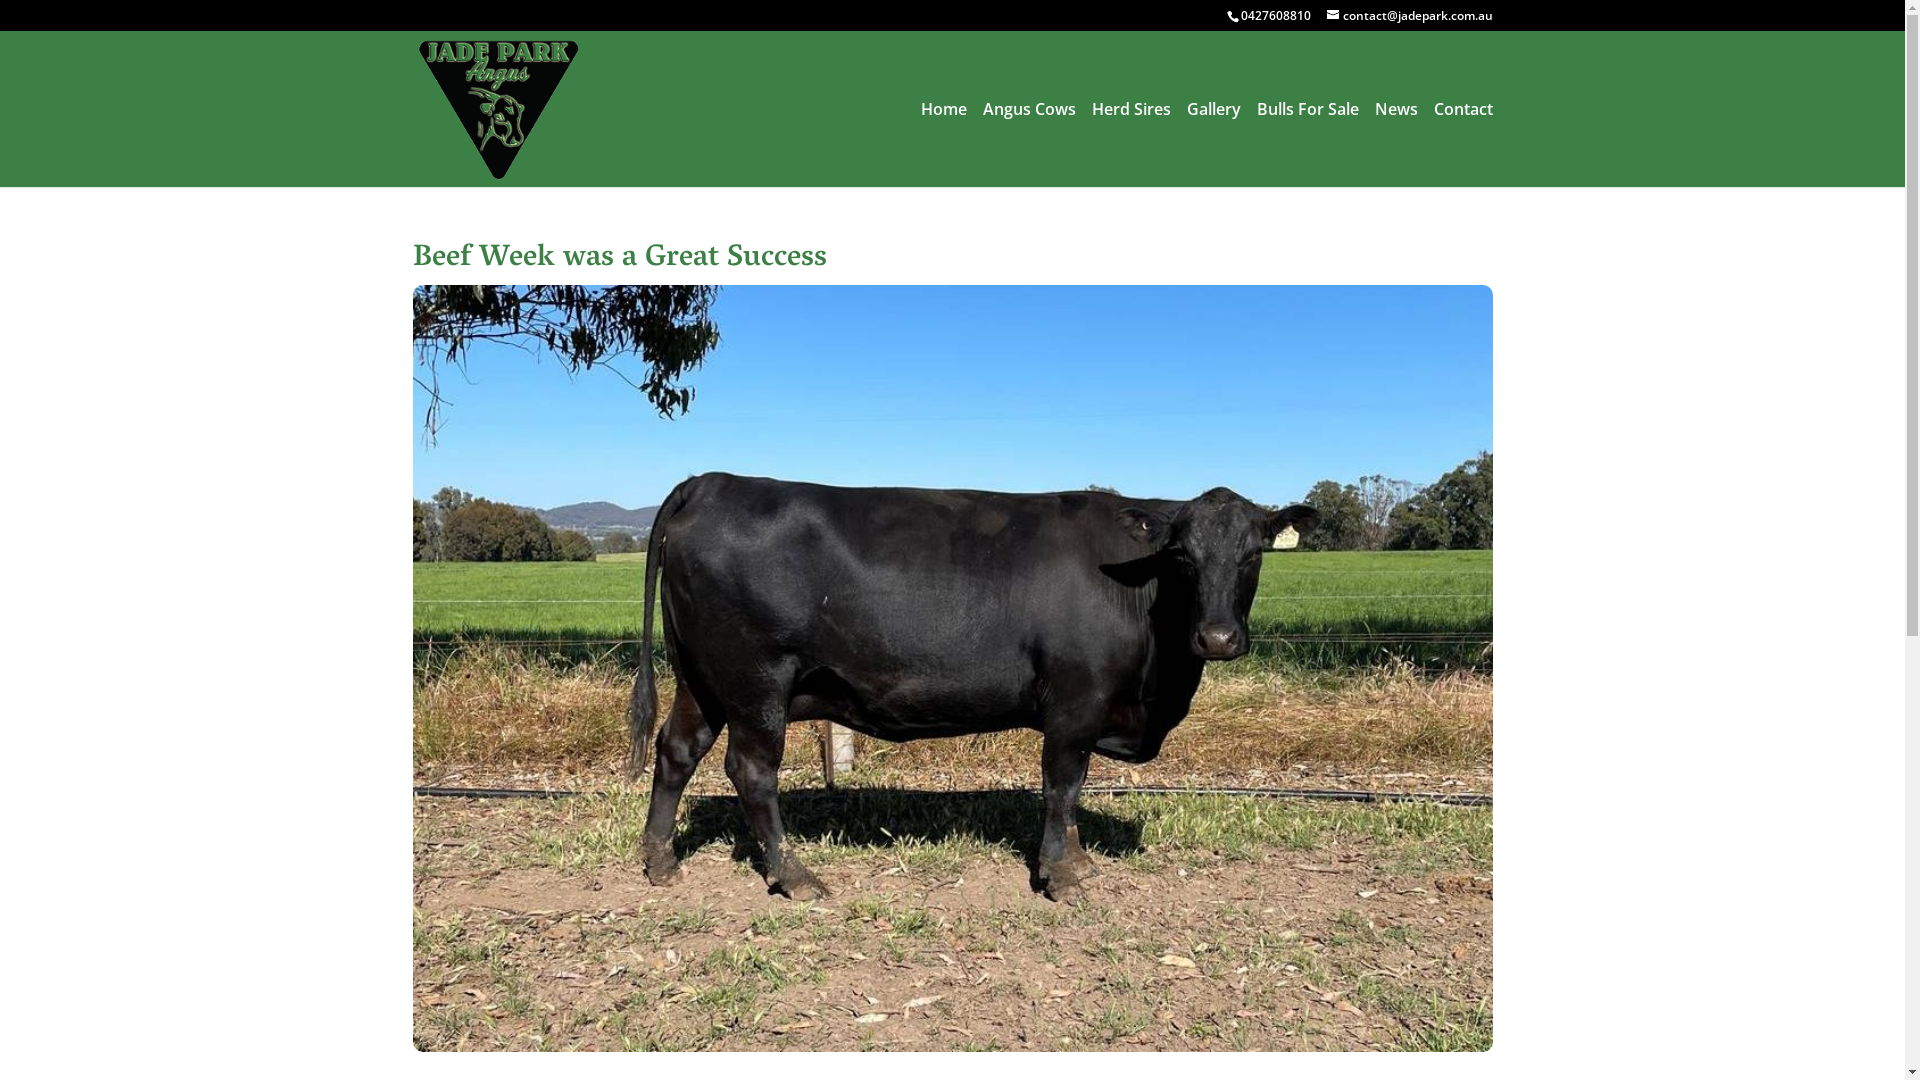  What do you see at coordinates (1306, 143) in the screenshot?
I see `'Bulls For Sale'` at bounding box center [1306, 143].